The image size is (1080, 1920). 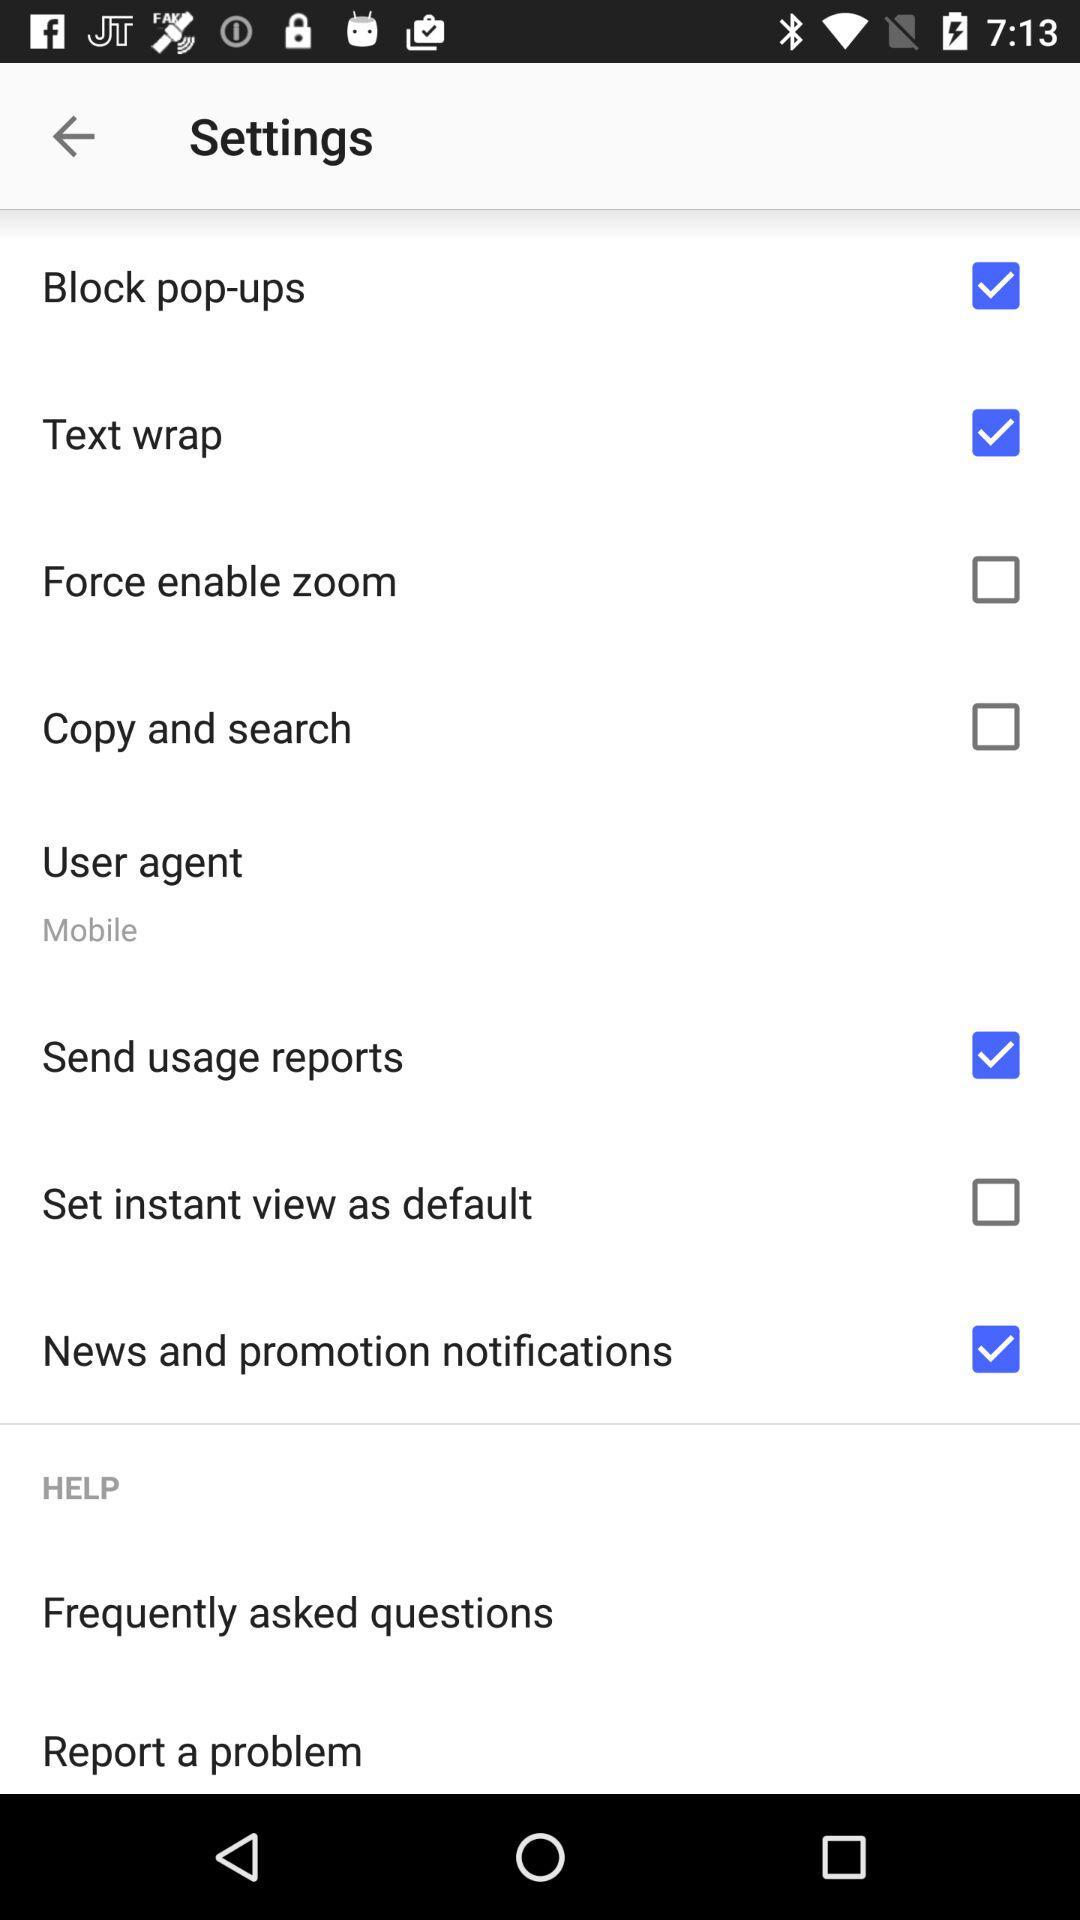 I want to click on the arrow_backward icon, so click(x=83, y=135).